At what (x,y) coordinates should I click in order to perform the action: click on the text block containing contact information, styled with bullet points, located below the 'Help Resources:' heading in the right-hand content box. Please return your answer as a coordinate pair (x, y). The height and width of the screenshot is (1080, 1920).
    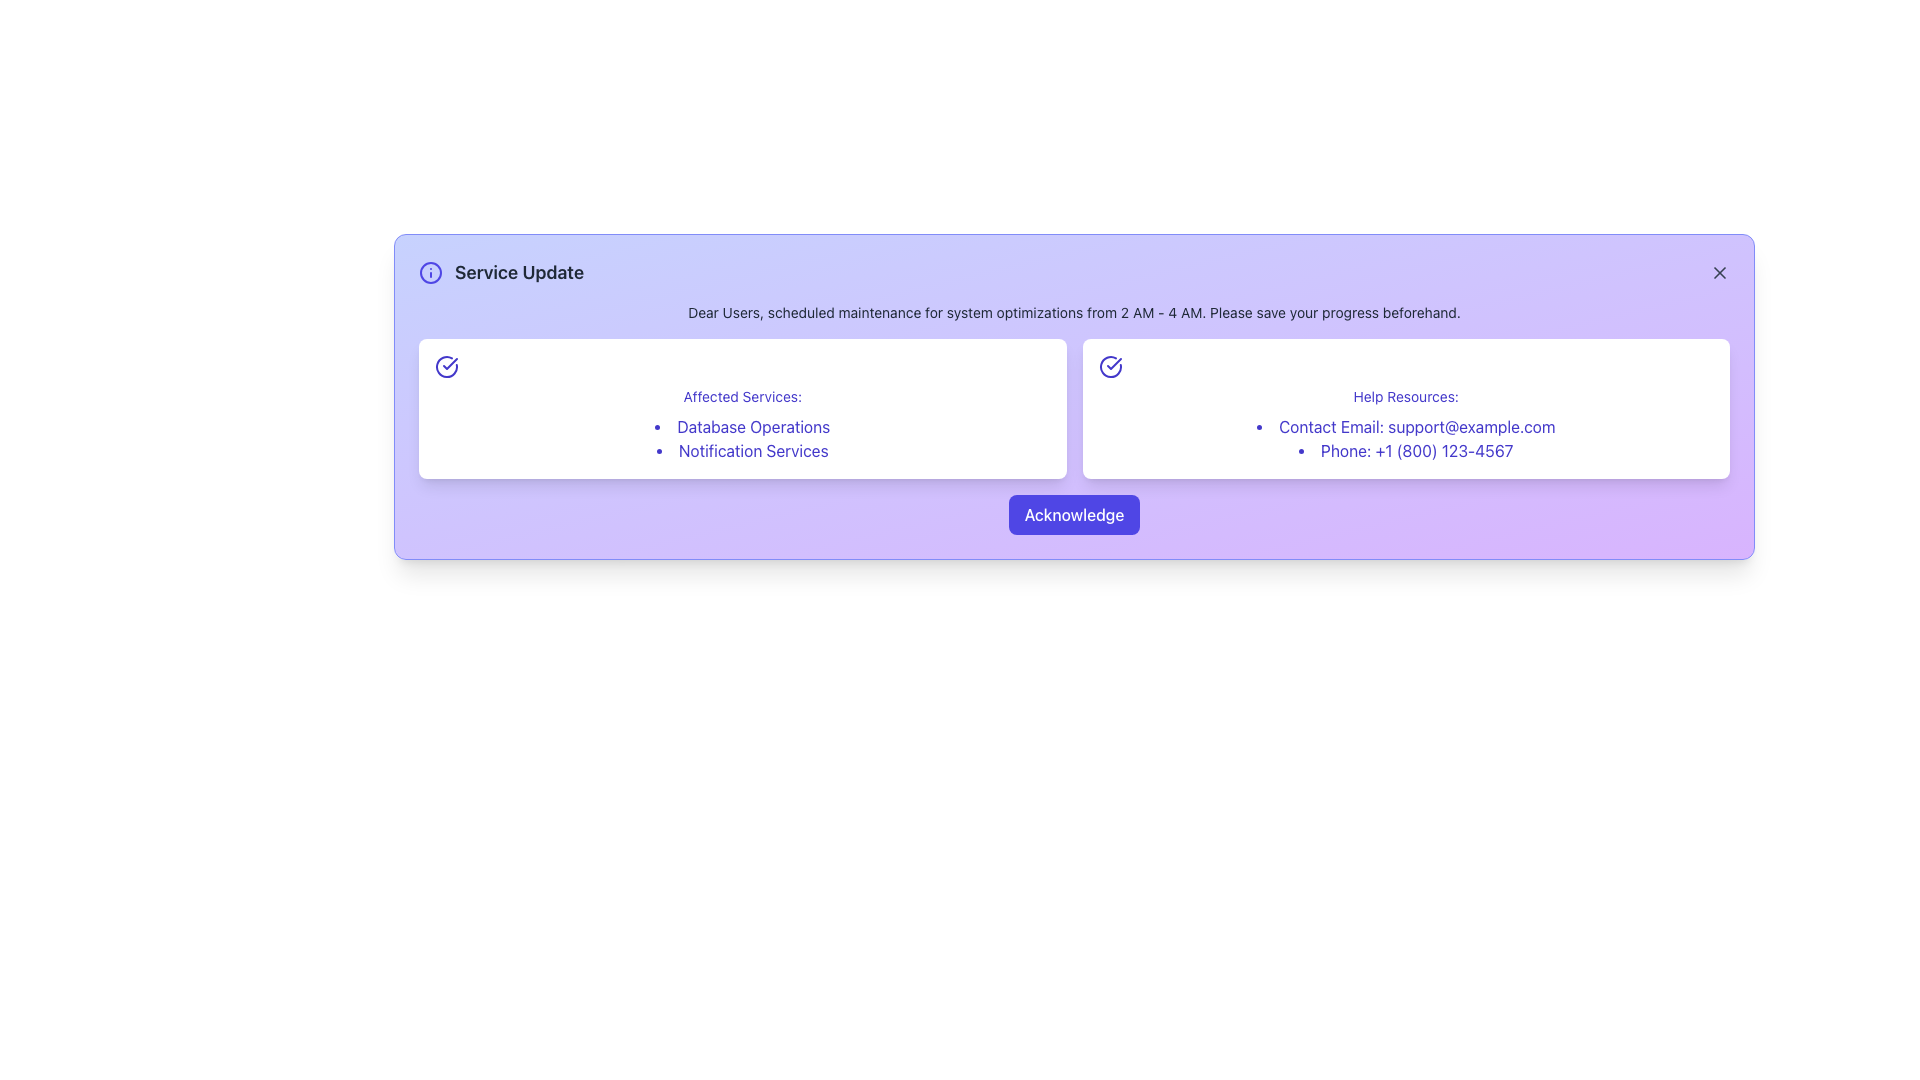
    Looking at the image, I should click on (1405, 438).